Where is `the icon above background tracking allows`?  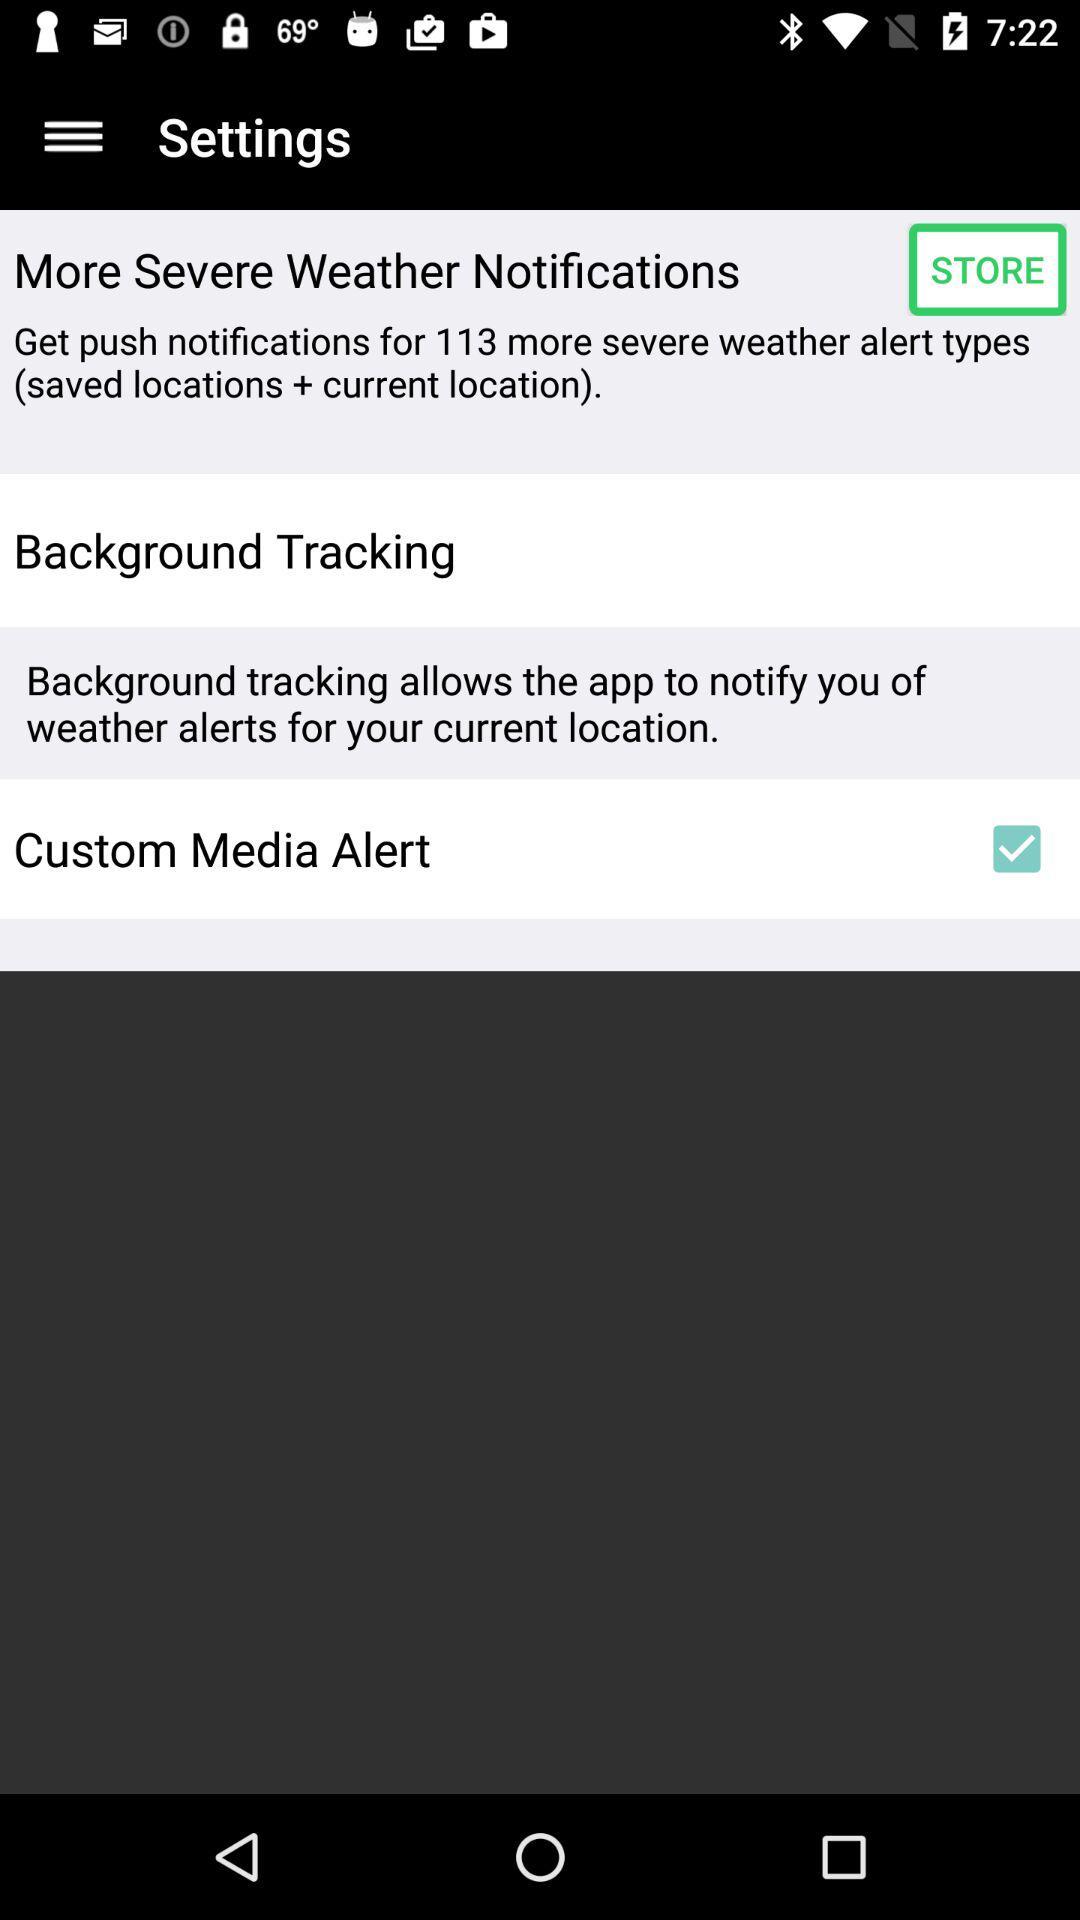
the icon above background tracking allows is located at coordinates (1017, 550).